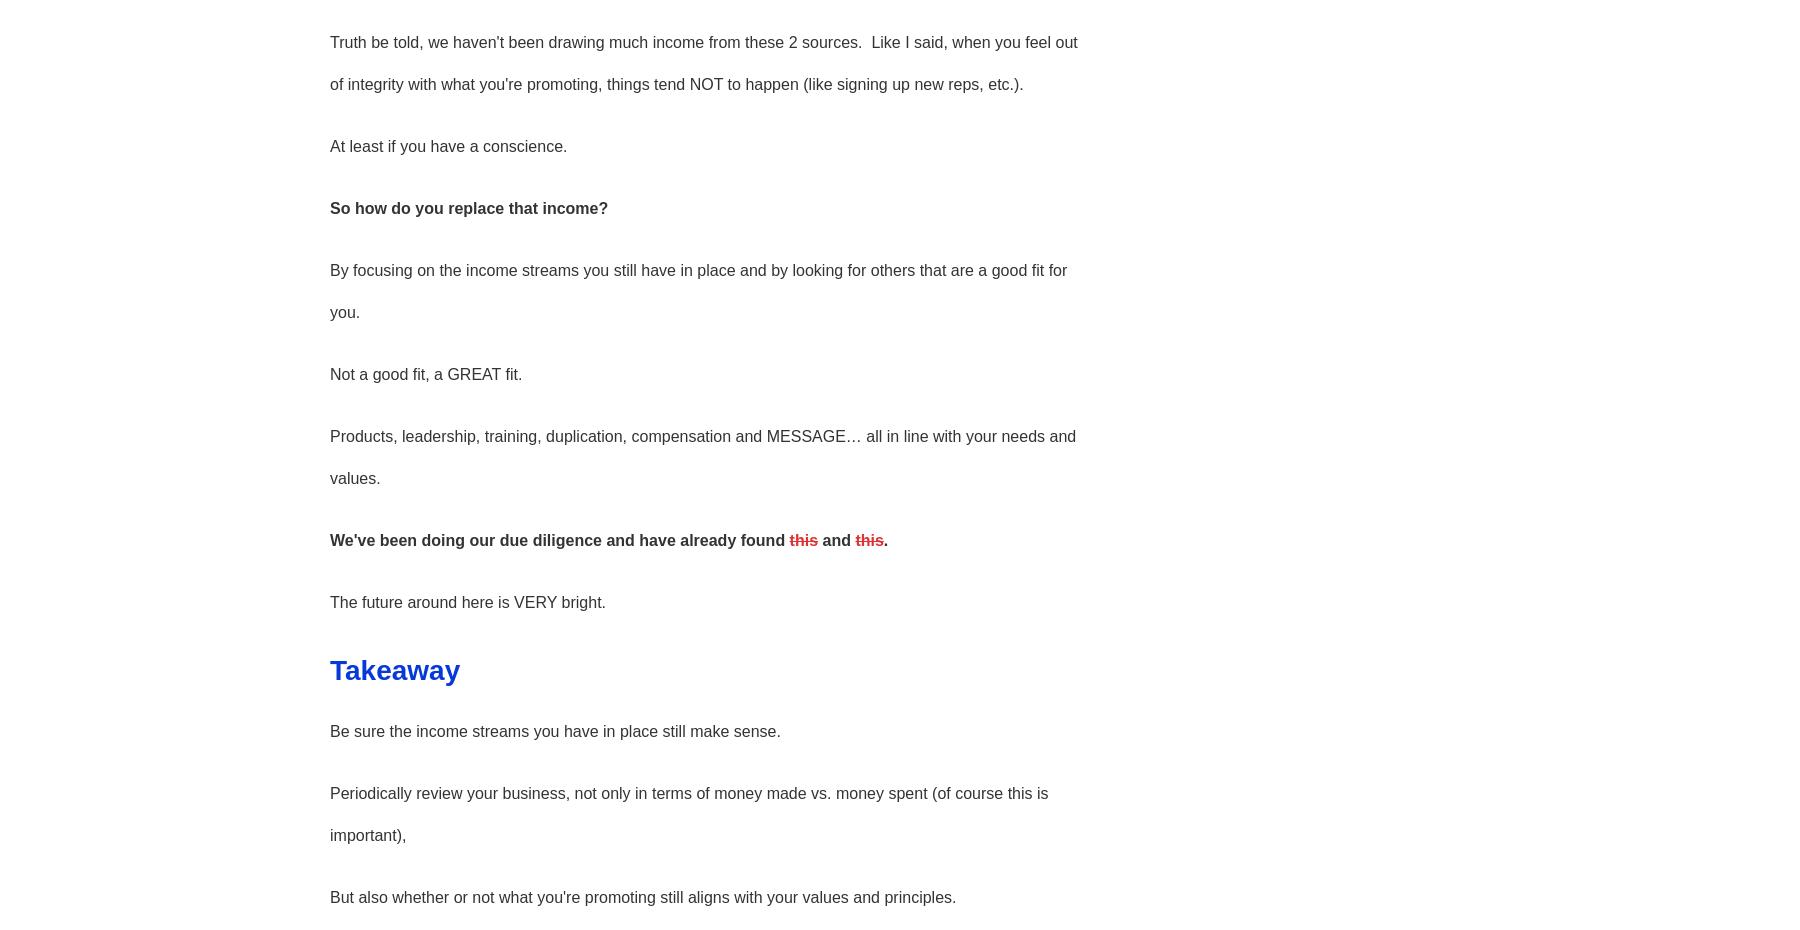 The width and height of the screenshot is (1800, 930). What do you see at coordinates (642, 896) in the screenshot?
I see `'But also whether or not what you're promoting still aligns with your values and principles.'` at bounding box center [642, 896].